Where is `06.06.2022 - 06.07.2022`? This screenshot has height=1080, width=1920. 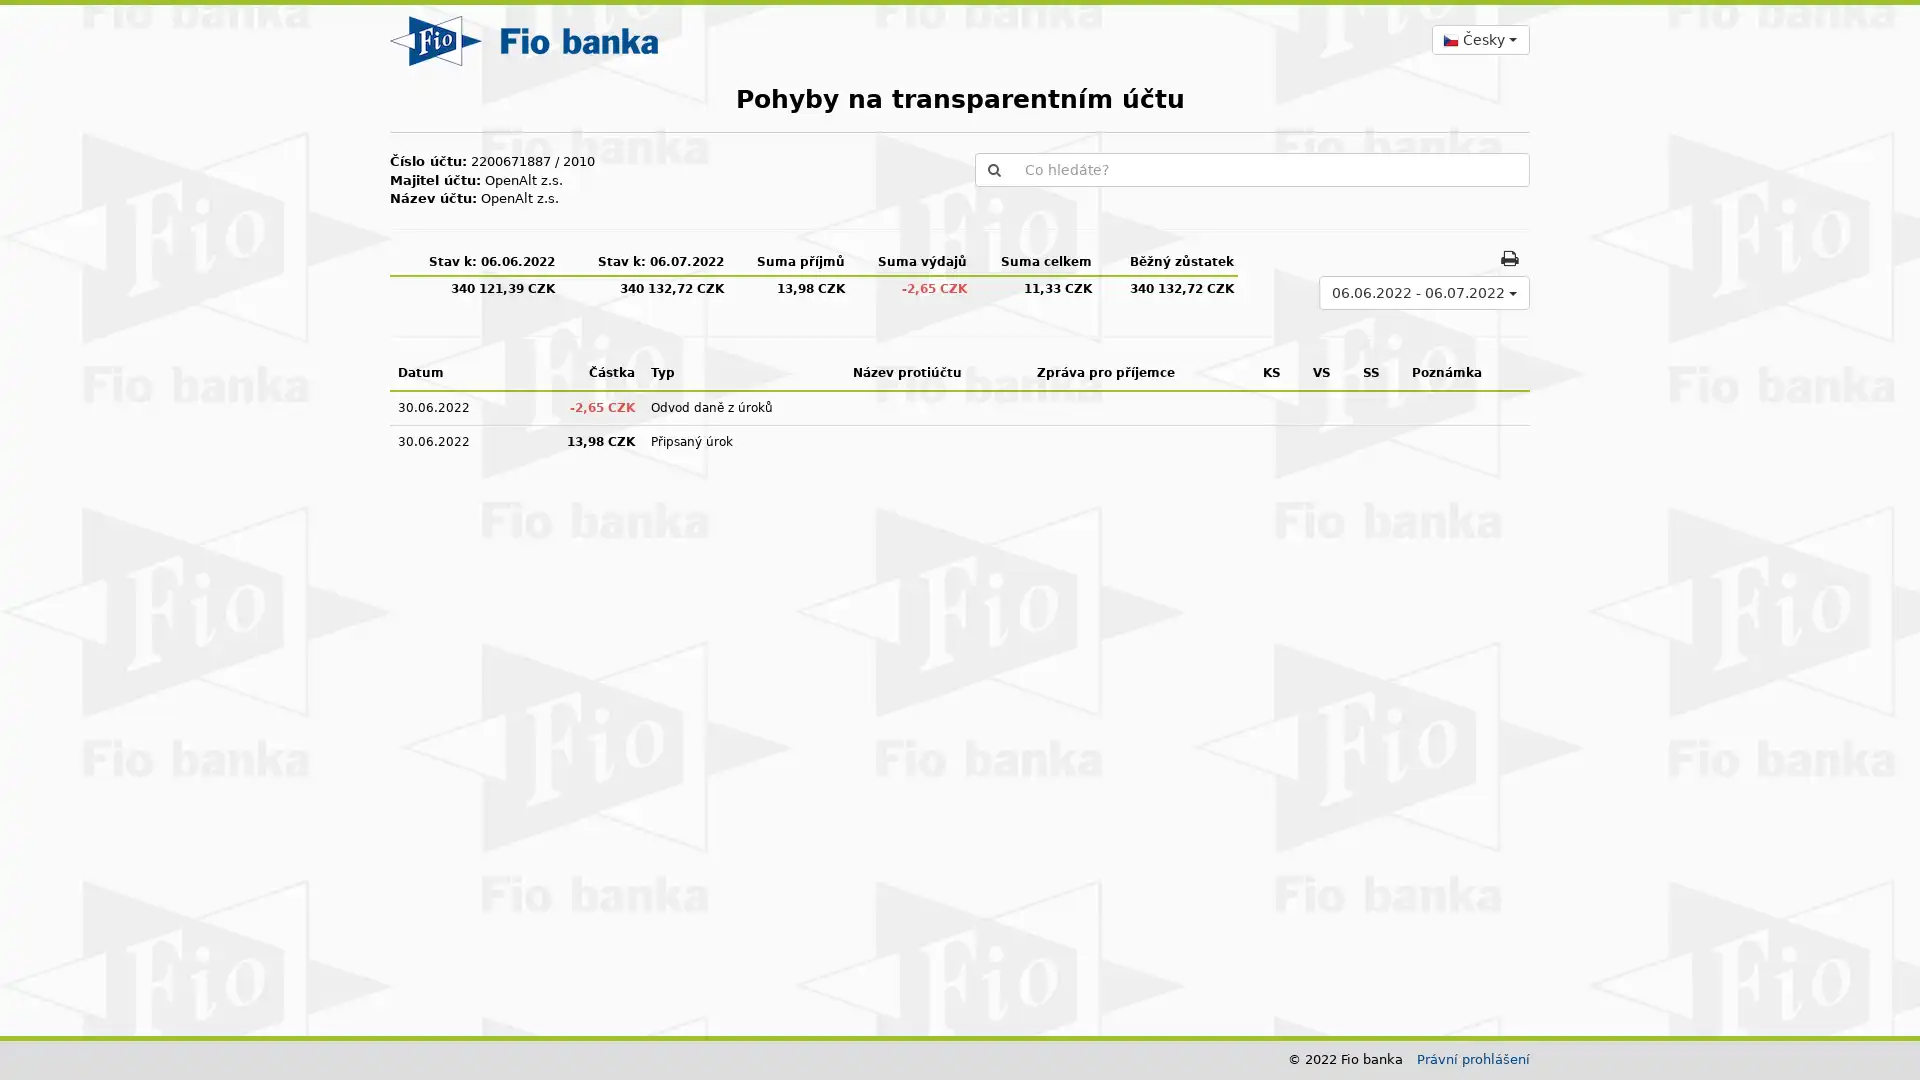
06.06.2022 - 06.07.2022 is located at coordinates (1423, 292).